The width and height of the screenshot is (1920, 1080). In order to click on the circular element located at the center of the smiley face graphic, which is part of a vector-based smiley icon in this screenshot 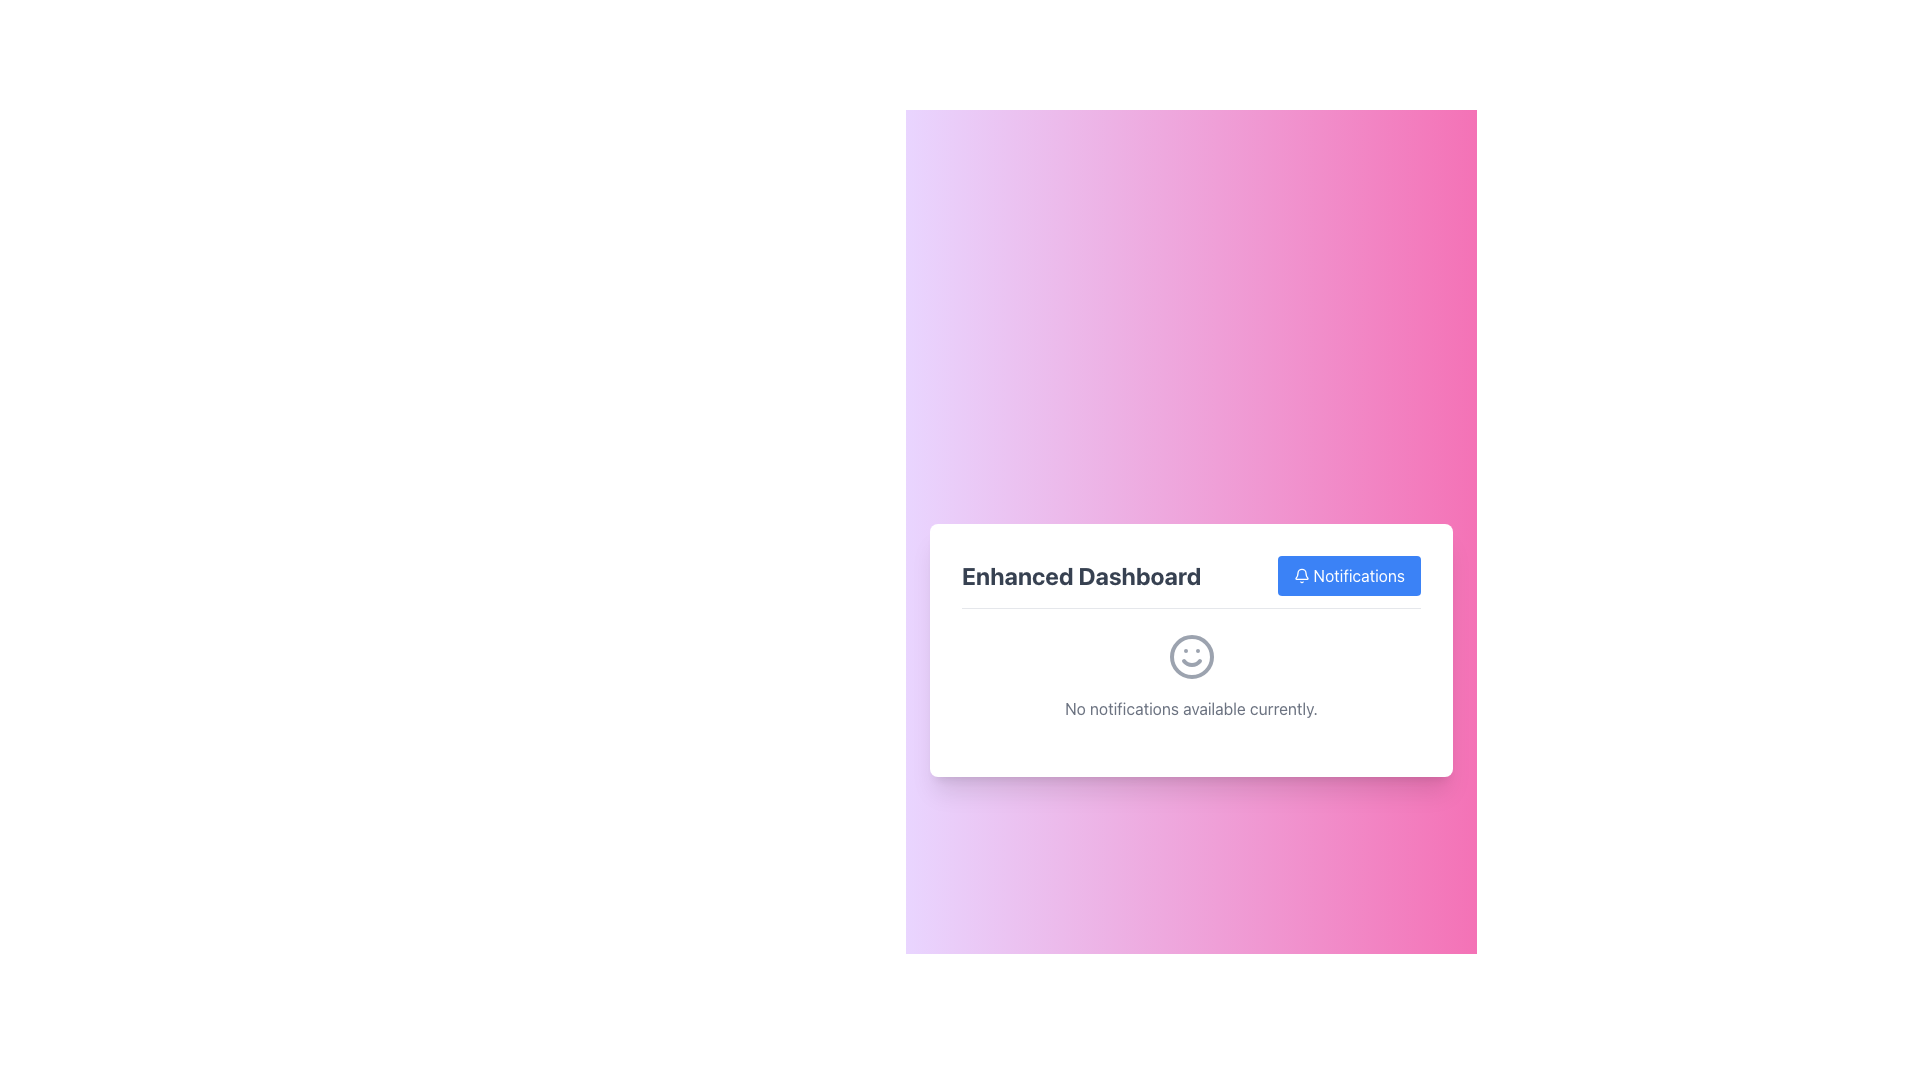, I will do `click(1191, 656)`.